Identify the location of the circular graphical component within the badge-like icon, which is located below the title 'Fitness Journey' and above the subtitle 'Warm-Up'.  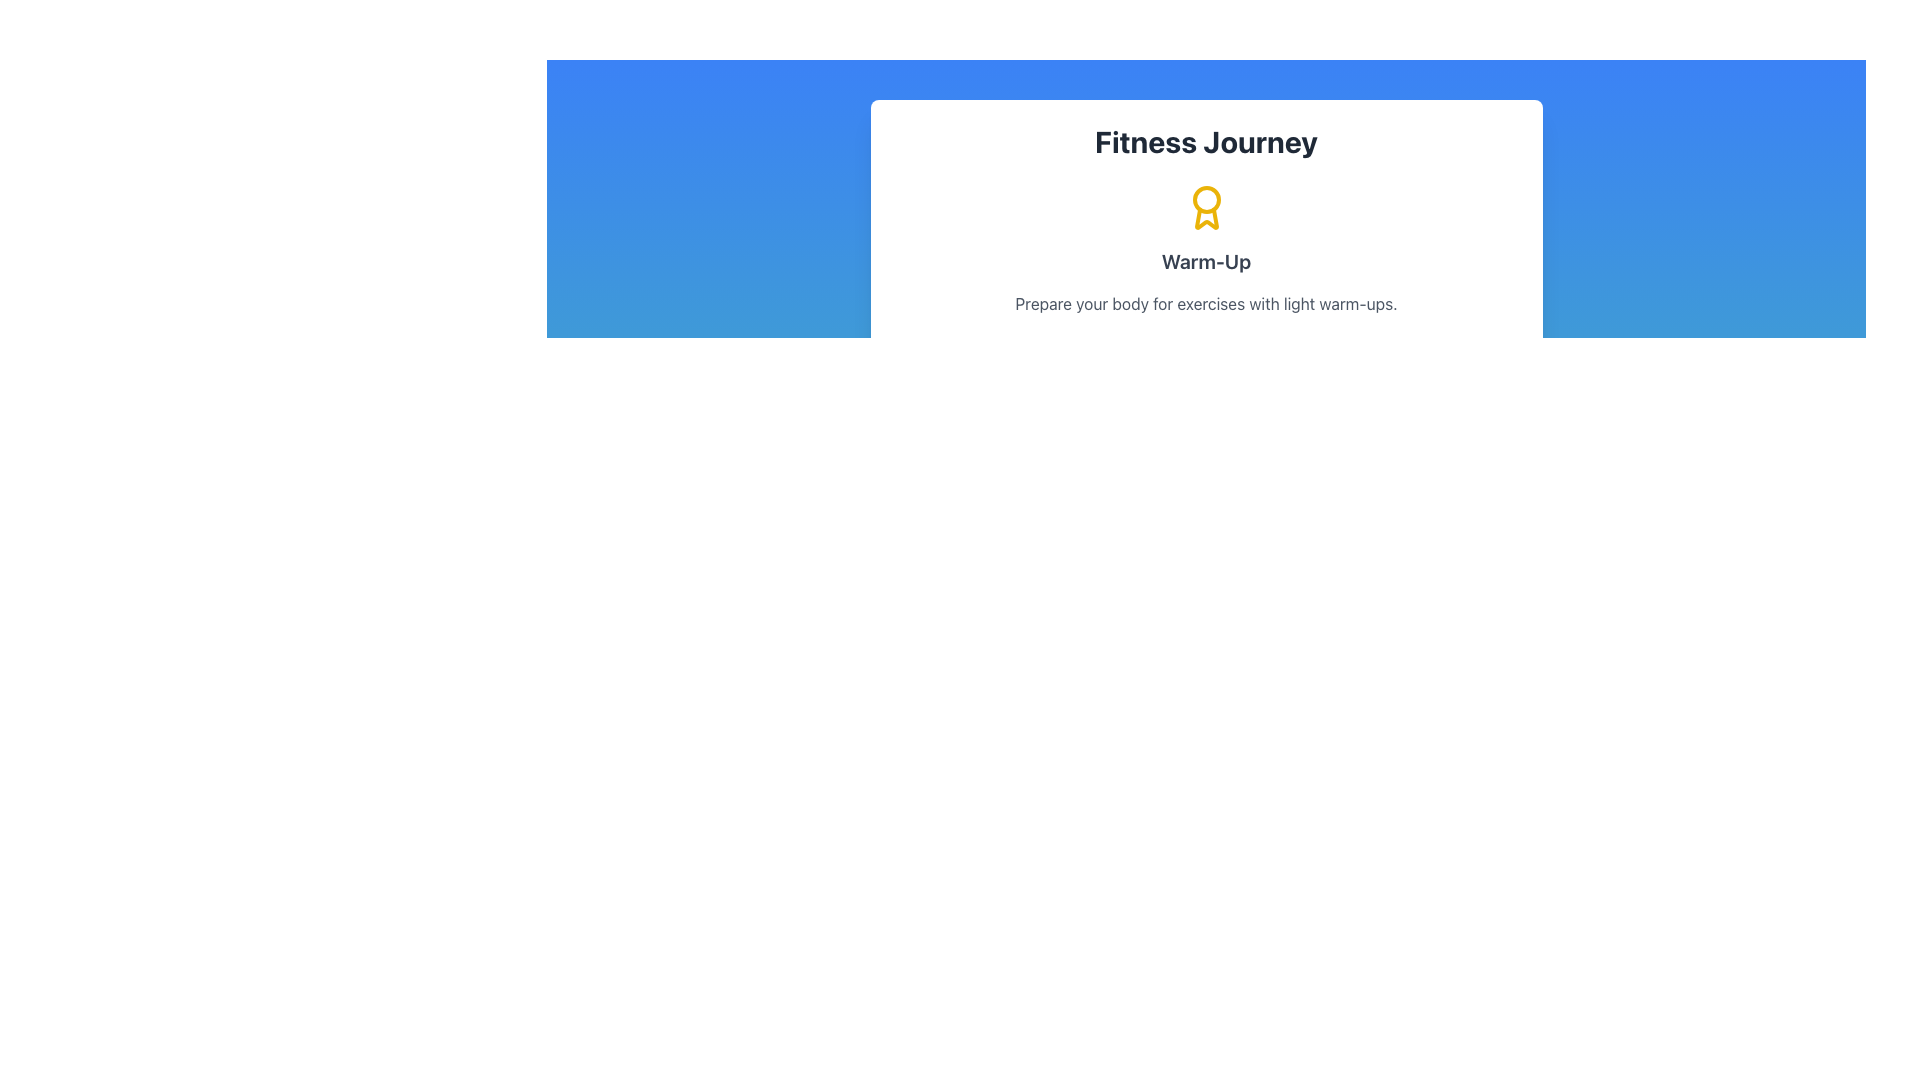
(1205, 200).